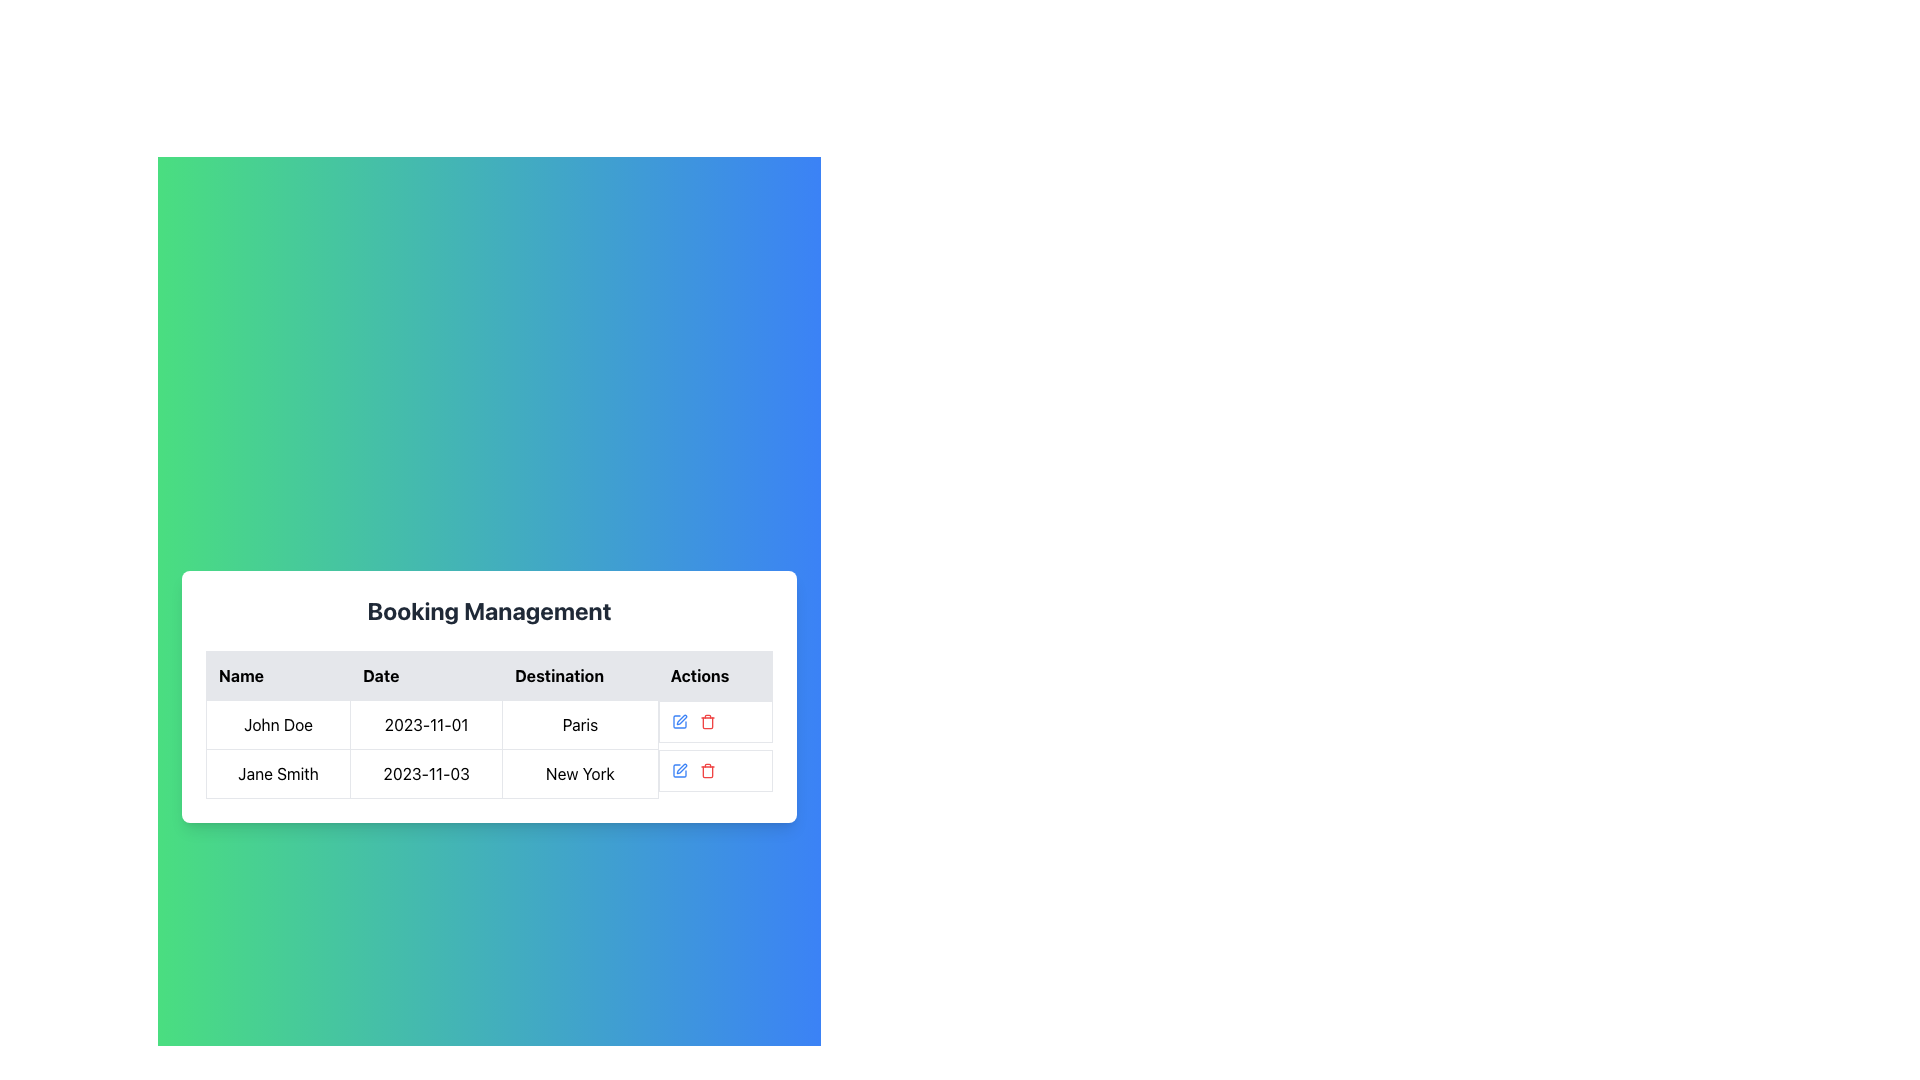 Image resolution: width=1920 pixels, height=1080 pixels. I want to click on the body of the trash bin icon, which is the middle component of the trash icon's structure, to indicate a delete or remove action, so click(707, 770).